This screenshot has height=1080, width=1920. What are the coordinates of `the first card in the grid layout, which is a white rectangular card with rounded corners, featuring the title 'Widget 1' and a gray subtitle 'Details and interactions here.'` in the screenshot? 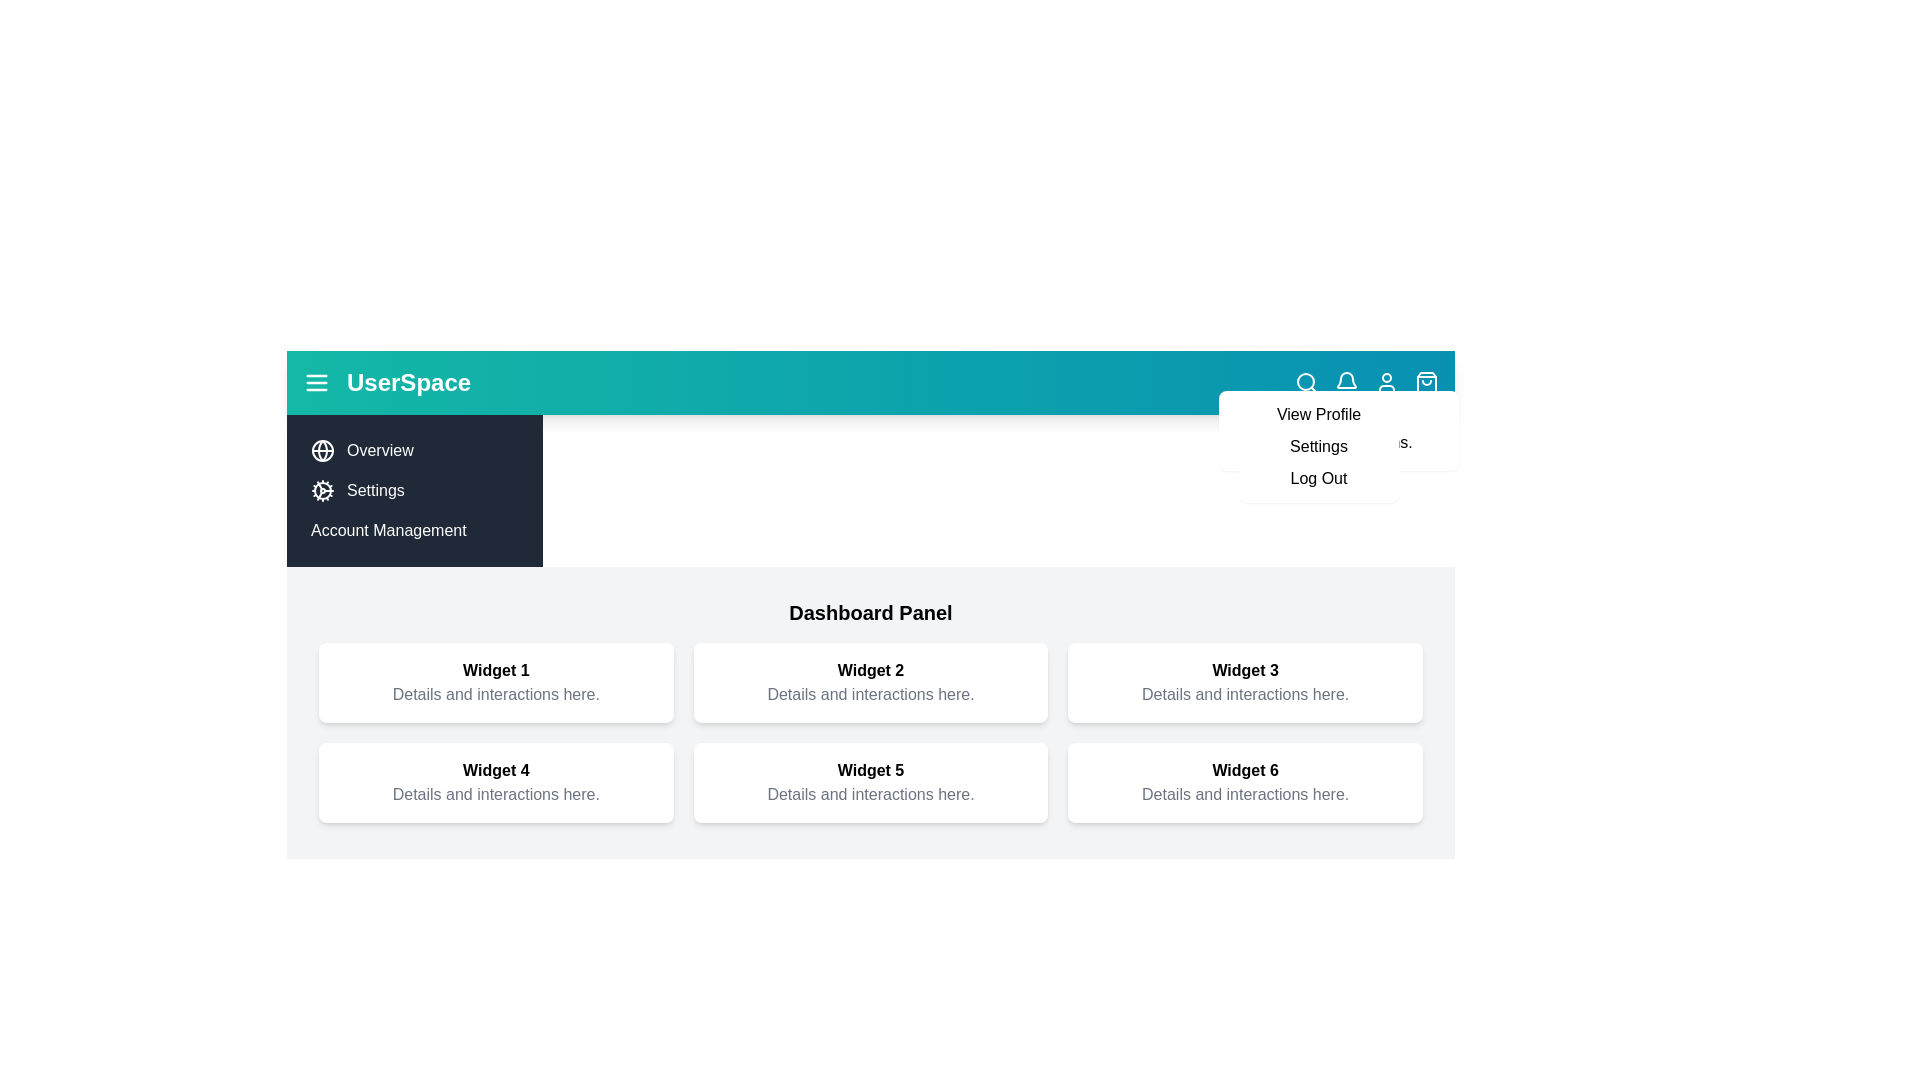 It's located at (496, 681).